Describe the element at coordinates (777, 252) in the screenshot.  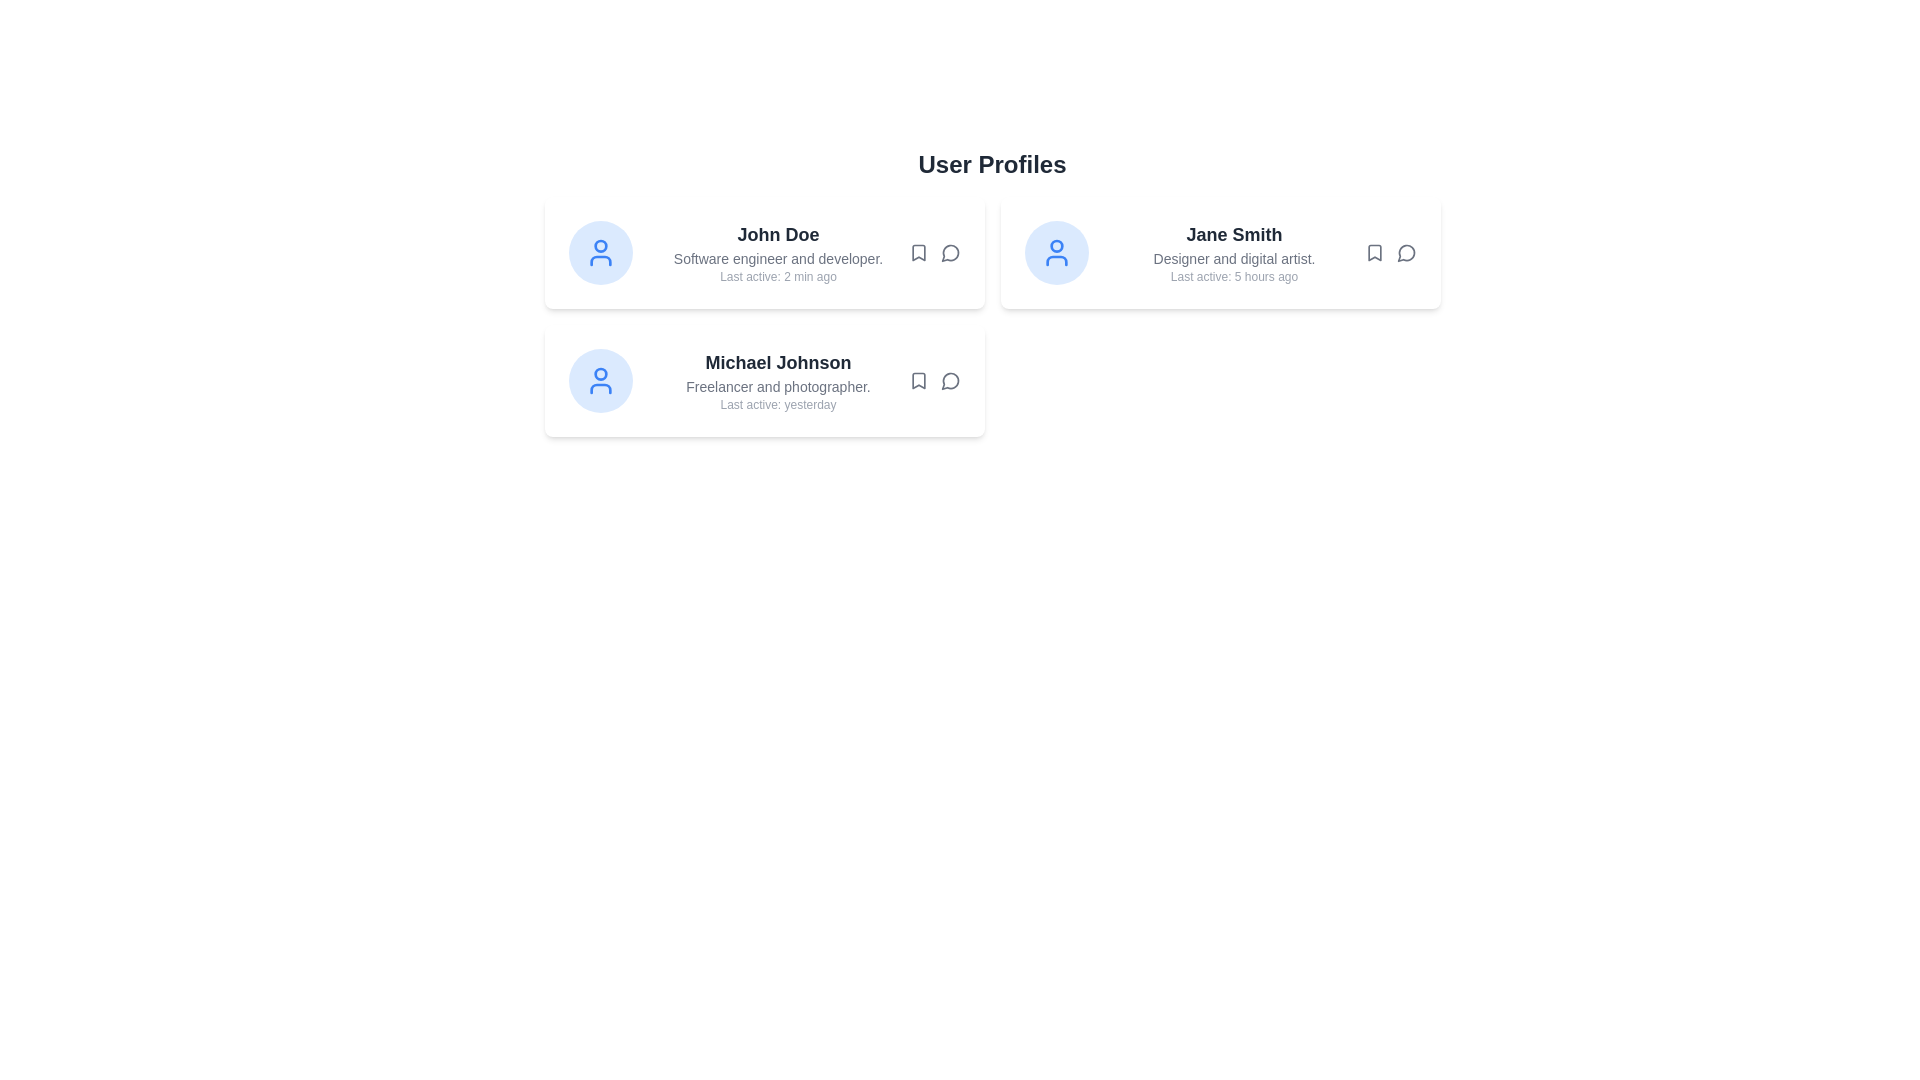
I see `the informational text block that contains the name 'John Doe', the title 'Software engineer and developer.', and the status 'Last active: 2 min ago'` at that location.